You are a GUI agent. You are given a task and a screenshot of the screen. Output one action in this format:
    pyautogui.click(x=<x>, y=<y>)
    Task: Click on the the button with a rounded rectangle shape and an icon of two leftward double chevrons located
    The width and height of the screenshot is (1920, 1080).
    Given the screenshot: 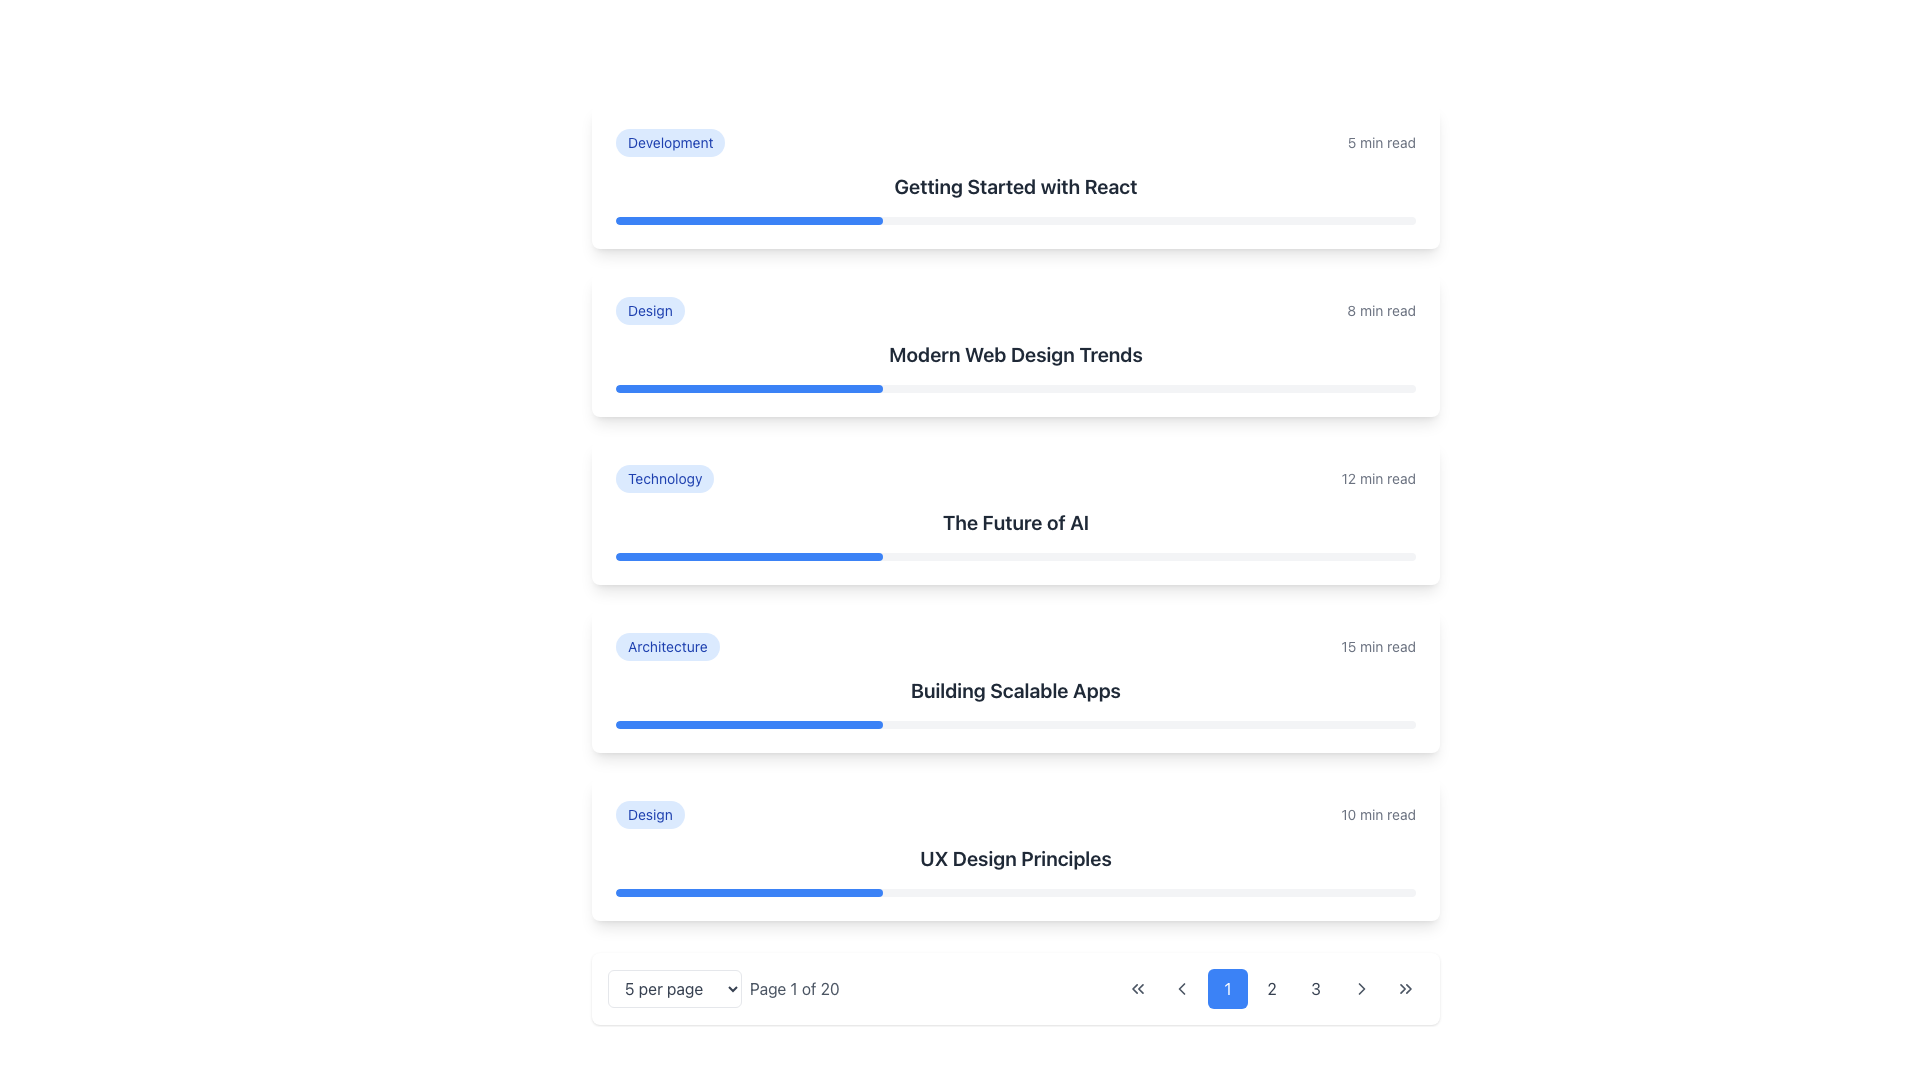 What is the action you would take?
    pyautogui.click(x=1137, y=987)
    